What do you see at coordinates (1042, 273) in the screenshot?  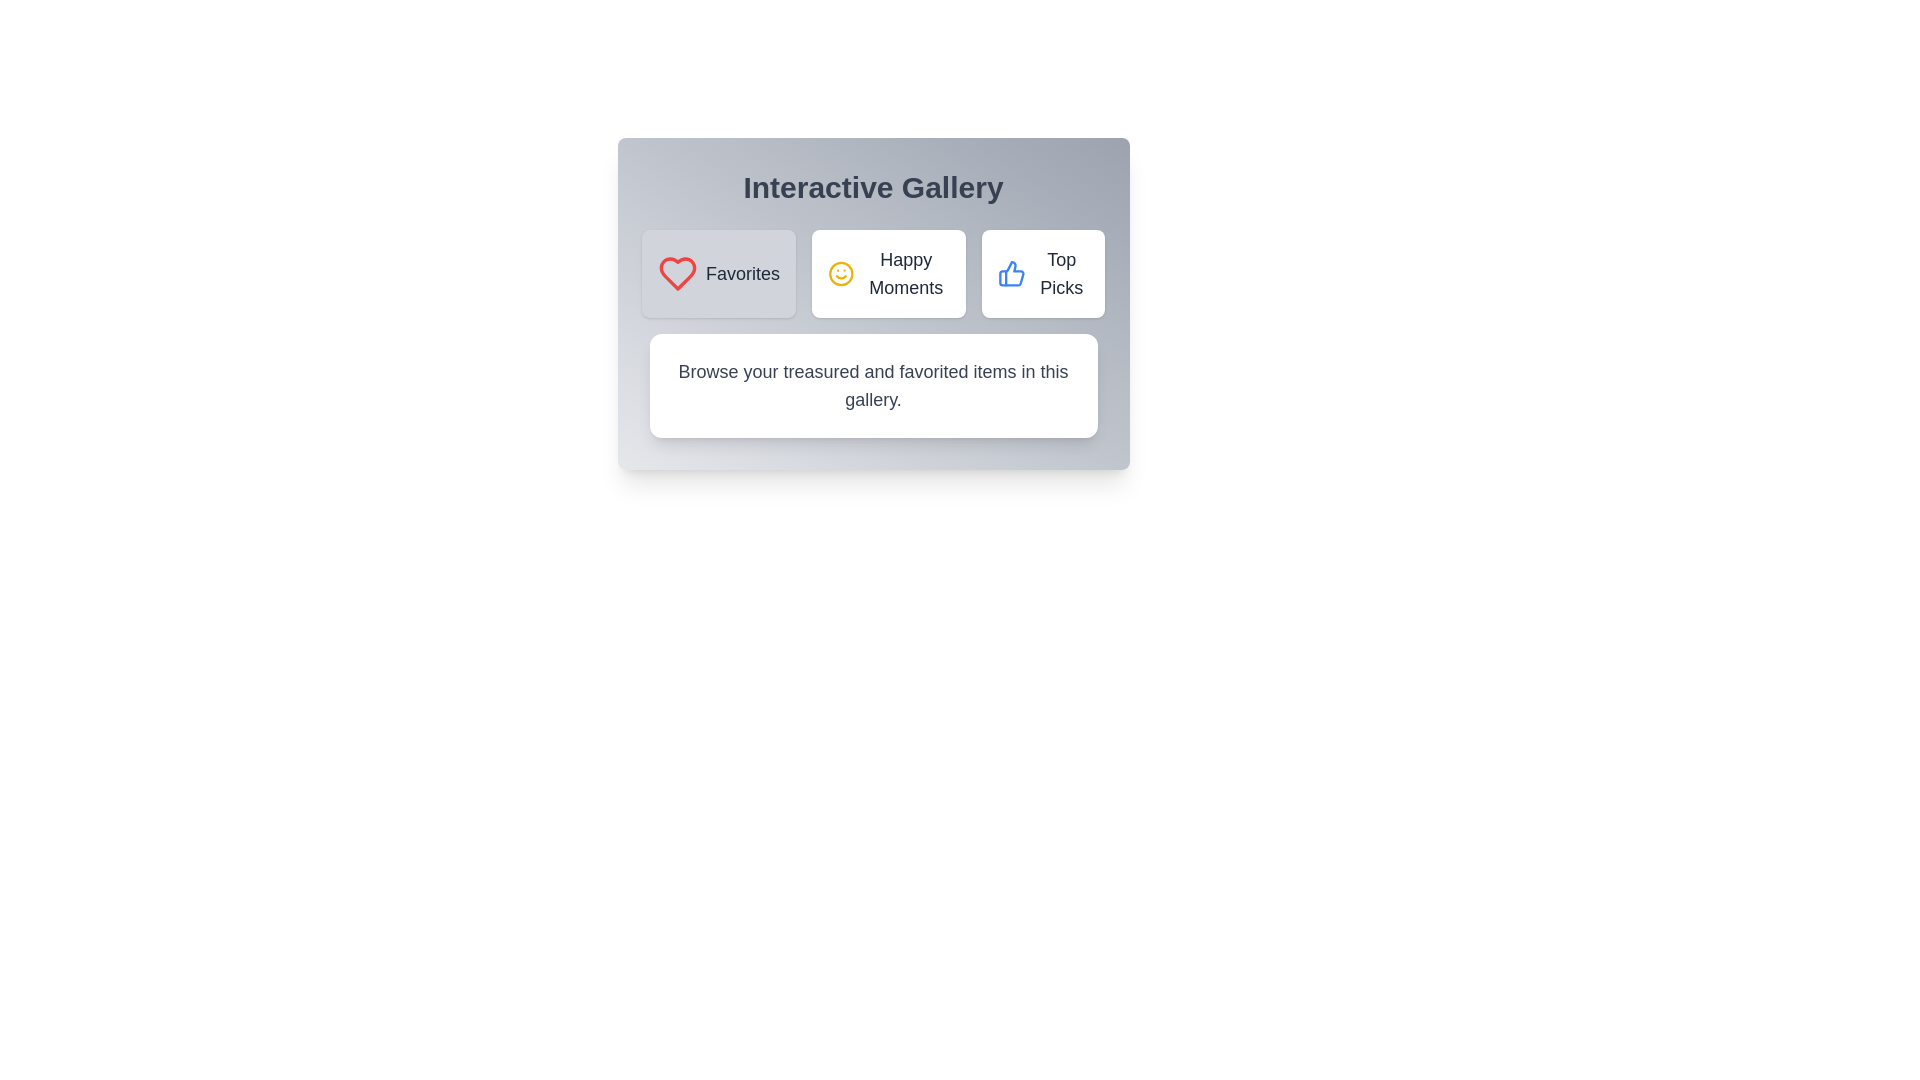 I see `the Top Picks category by clicking the respective button` at bounding box center [1042, 273].